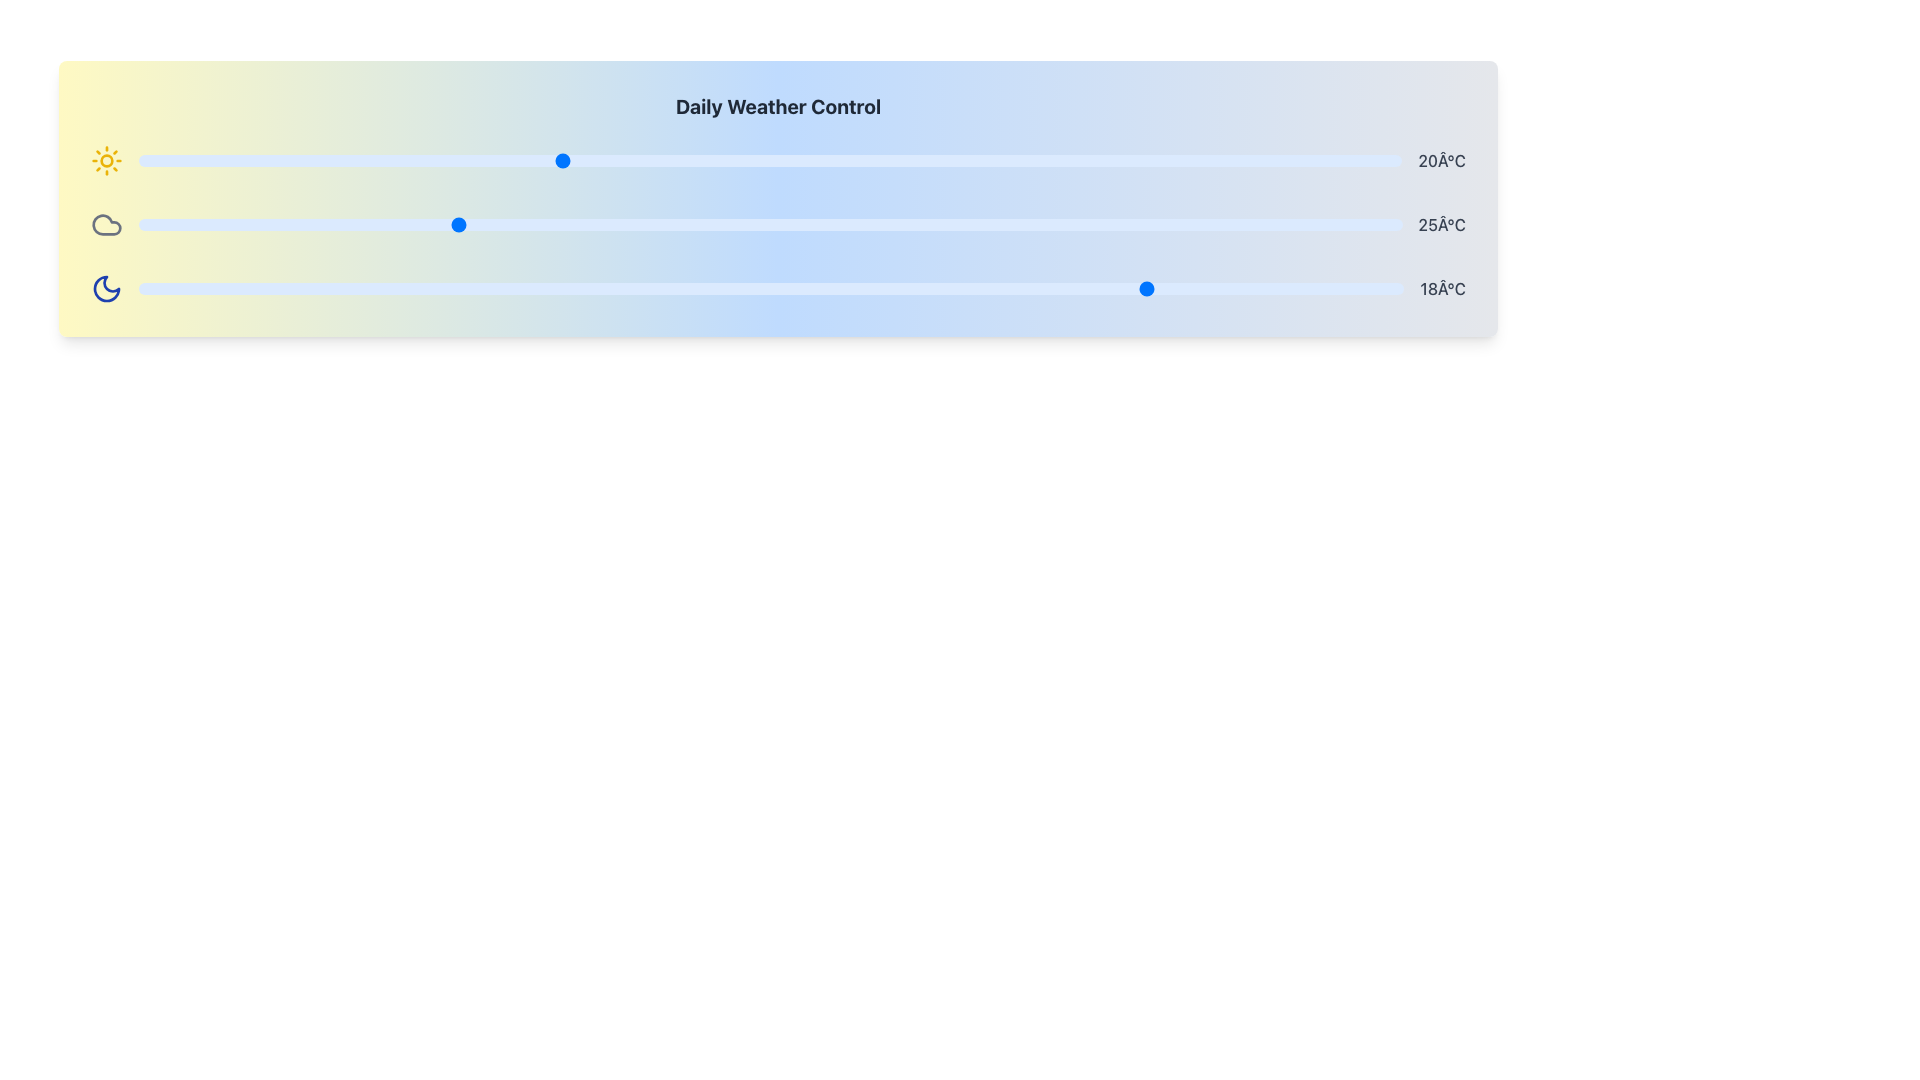 Image resolution: width=1920 pixels, height=1080 pixels. What do you see at coordinates (138, 289) in the screenshot?
I see `the temperature slider` at bounding box center [138, 289].